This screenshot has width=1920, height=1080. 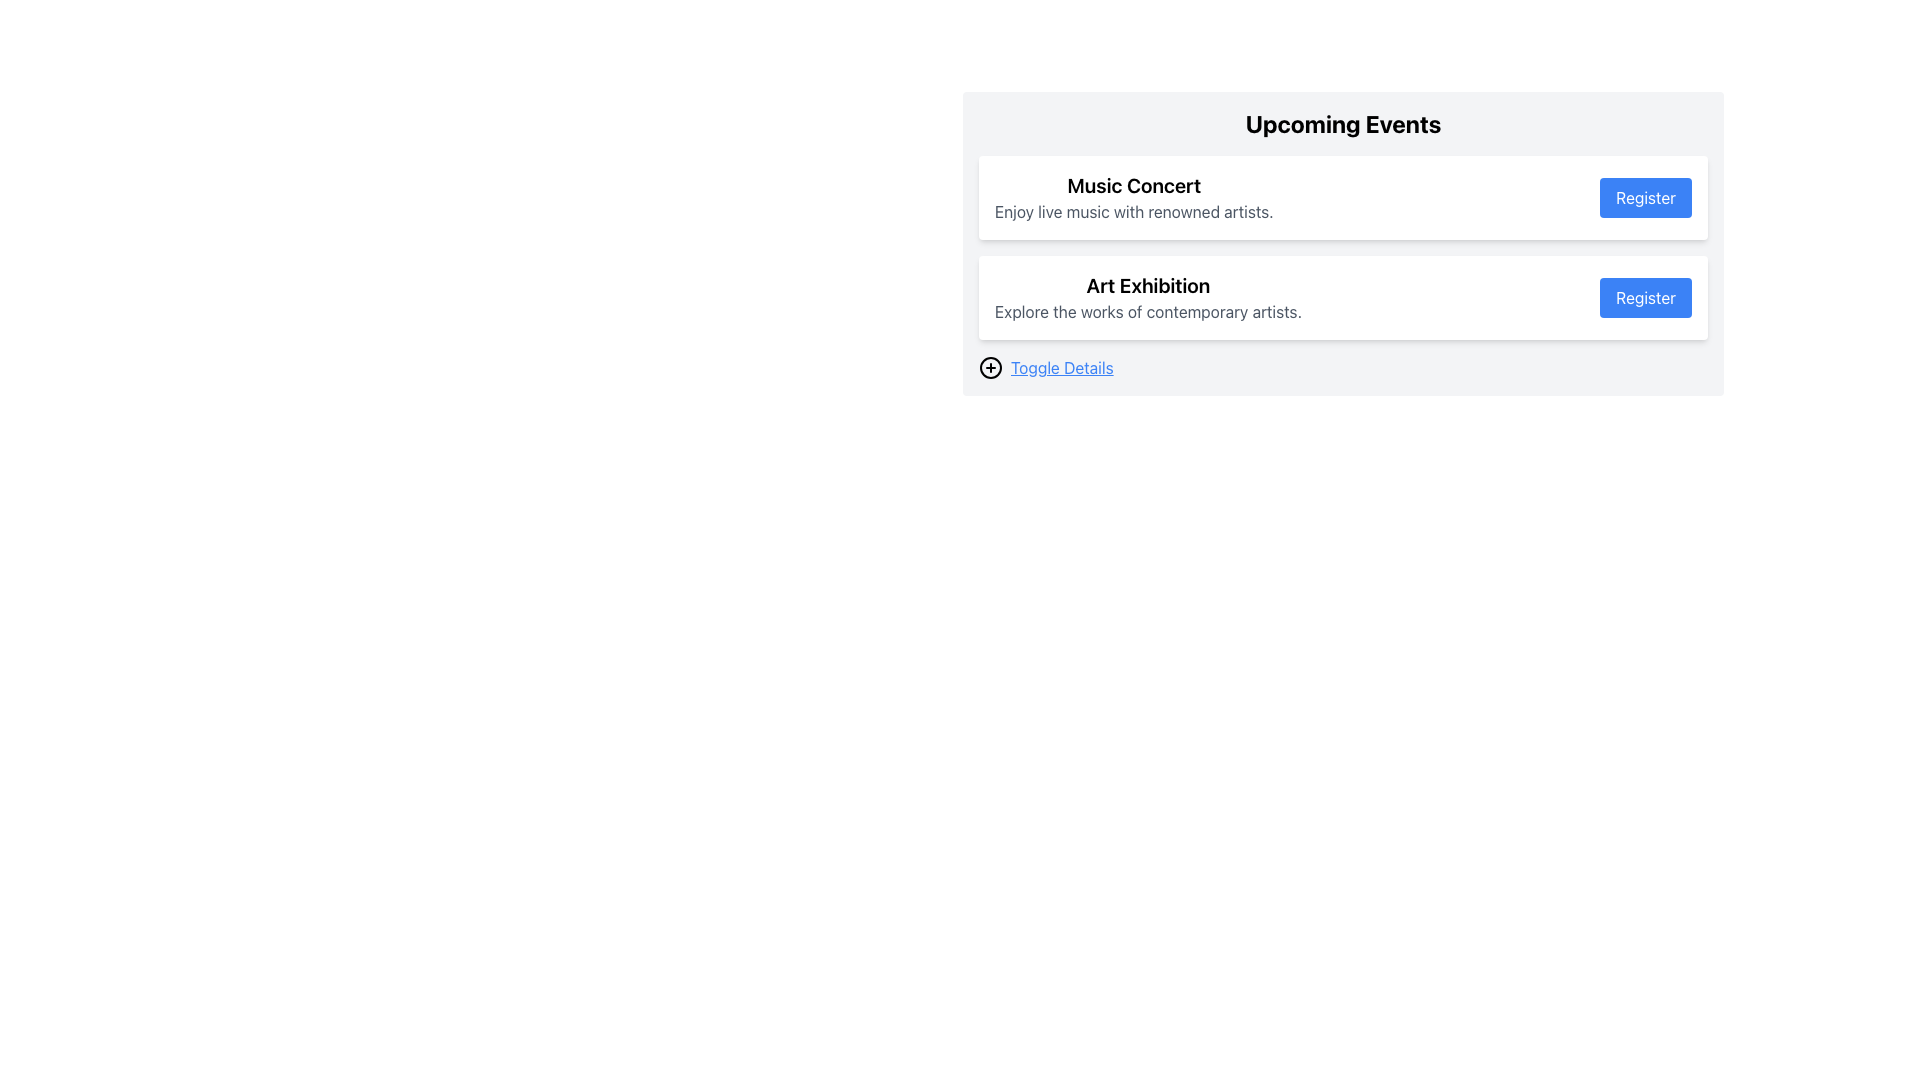 What do you see at coordinates (1134, 185) in the screenshot?
I see `the 'Music Concert' text label, which is styled in bold and large text, located at the top of the description block for the music concert event` at bounding box center [1134, 185].